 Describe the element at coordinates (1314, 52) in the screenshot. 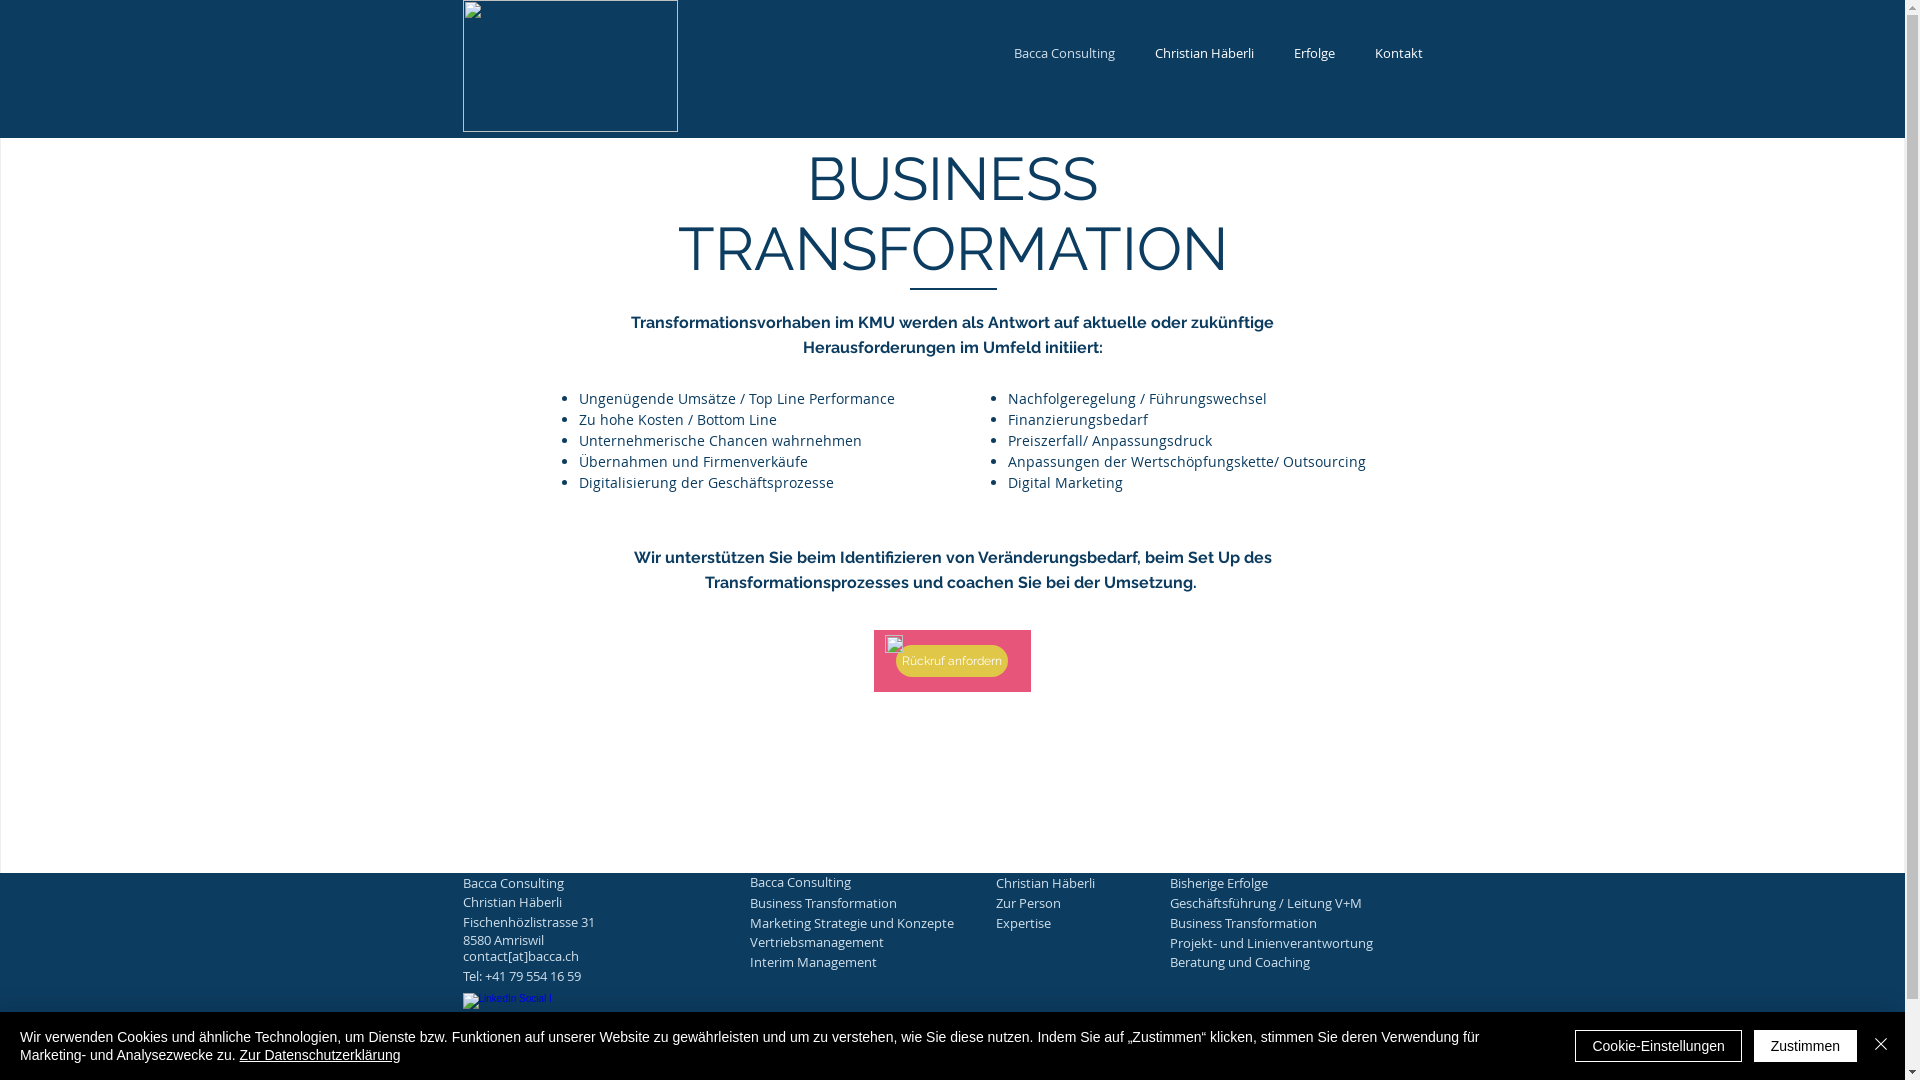

I see `'Erfolge'` at that location.